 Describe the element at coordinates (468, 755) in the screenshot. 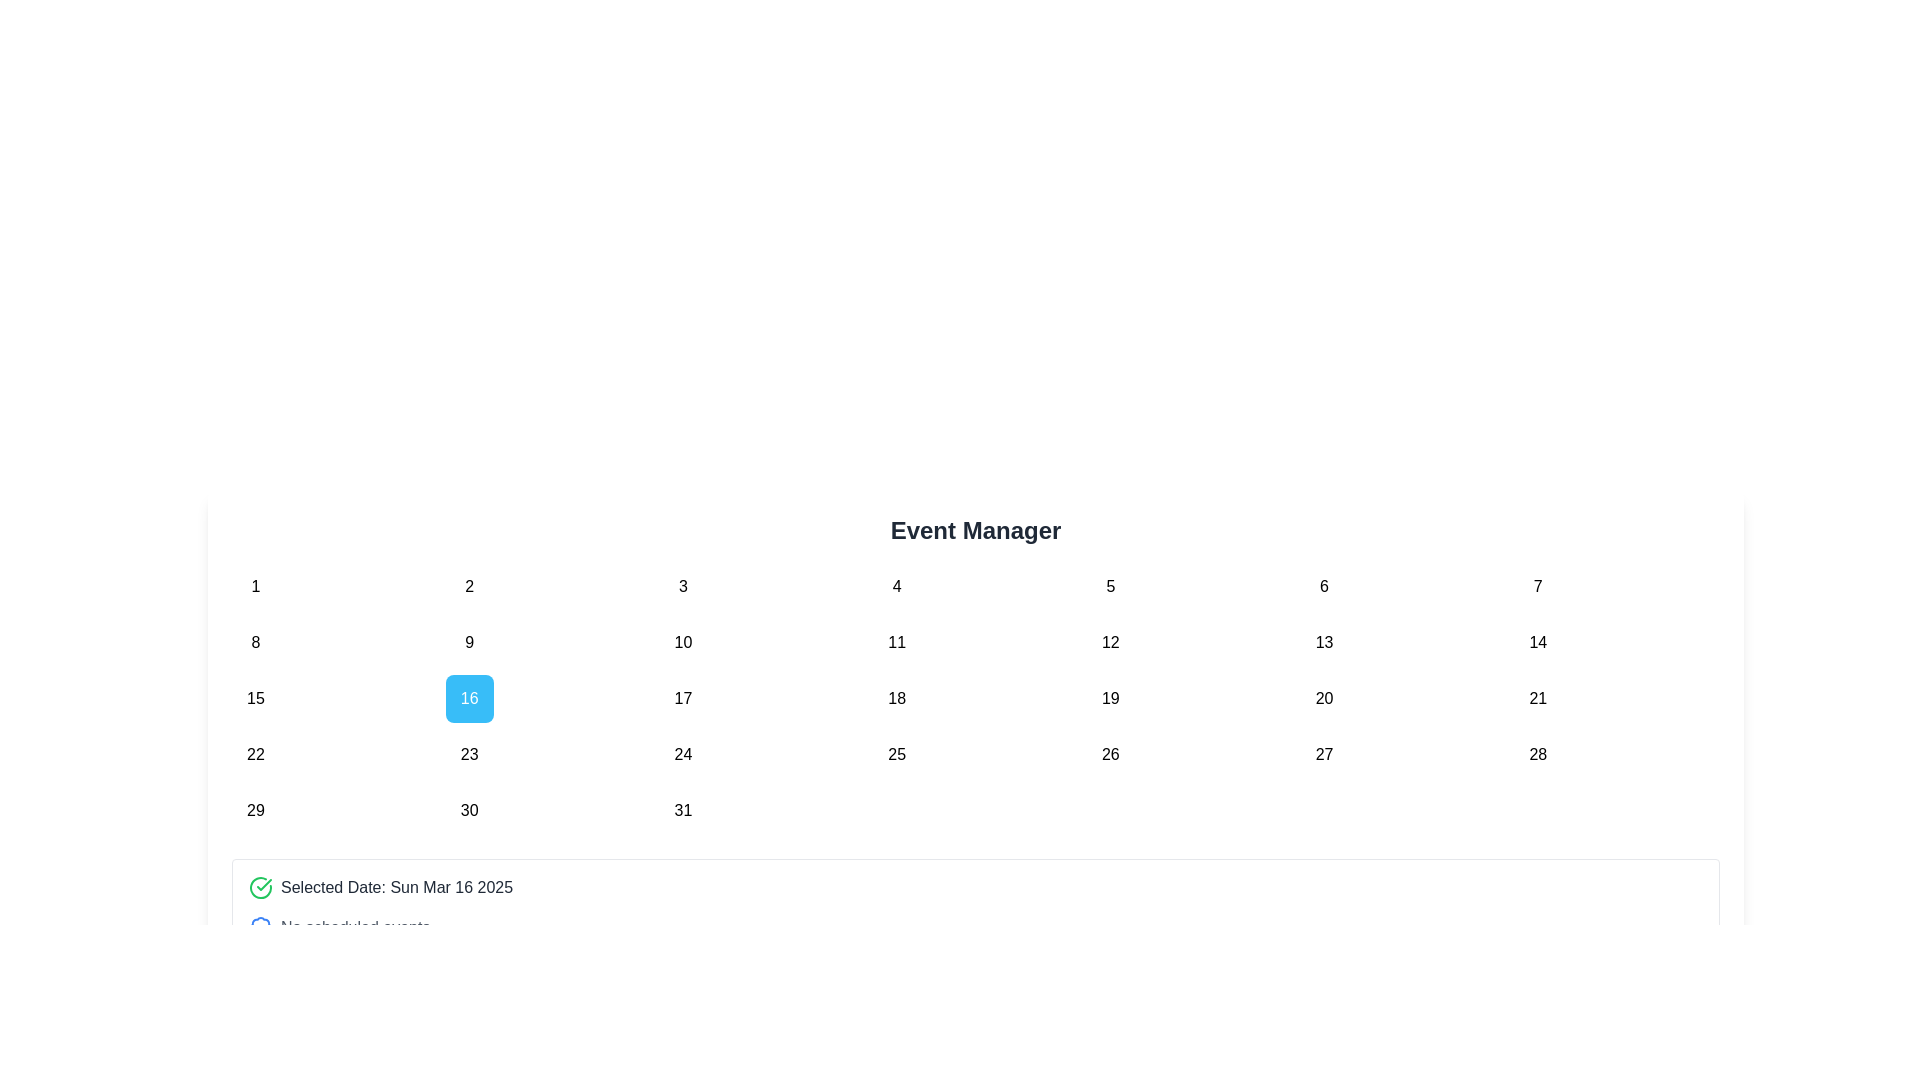

I see `the small square button with the number '23' centered inside it, which is located in the fifth row and second column of a grid layout` at that location.